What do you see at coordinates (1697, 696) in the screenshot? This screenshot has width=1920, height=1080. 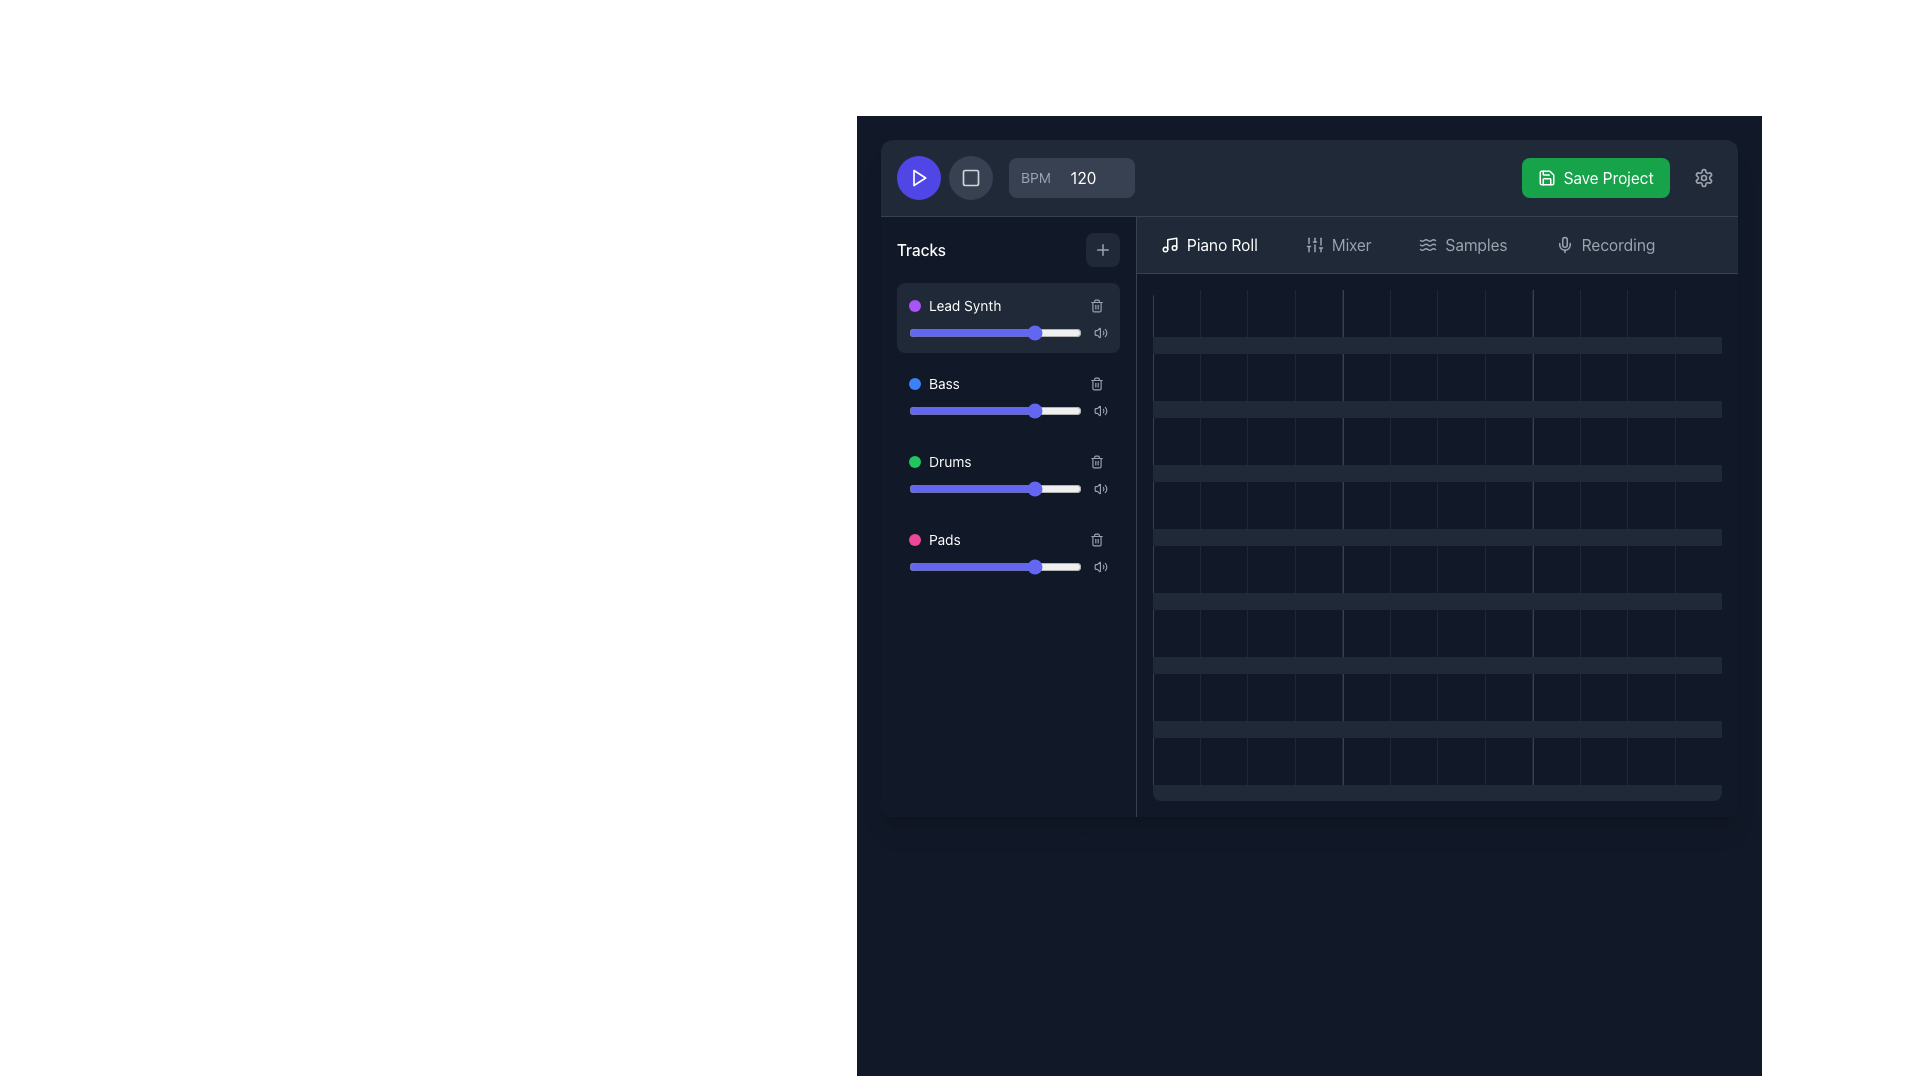 I see `the grid cell located in the bottom right corner of the interactive grid layout, which is the last box in the final row of a 12-column grid` at bounding box center [1697, 696].